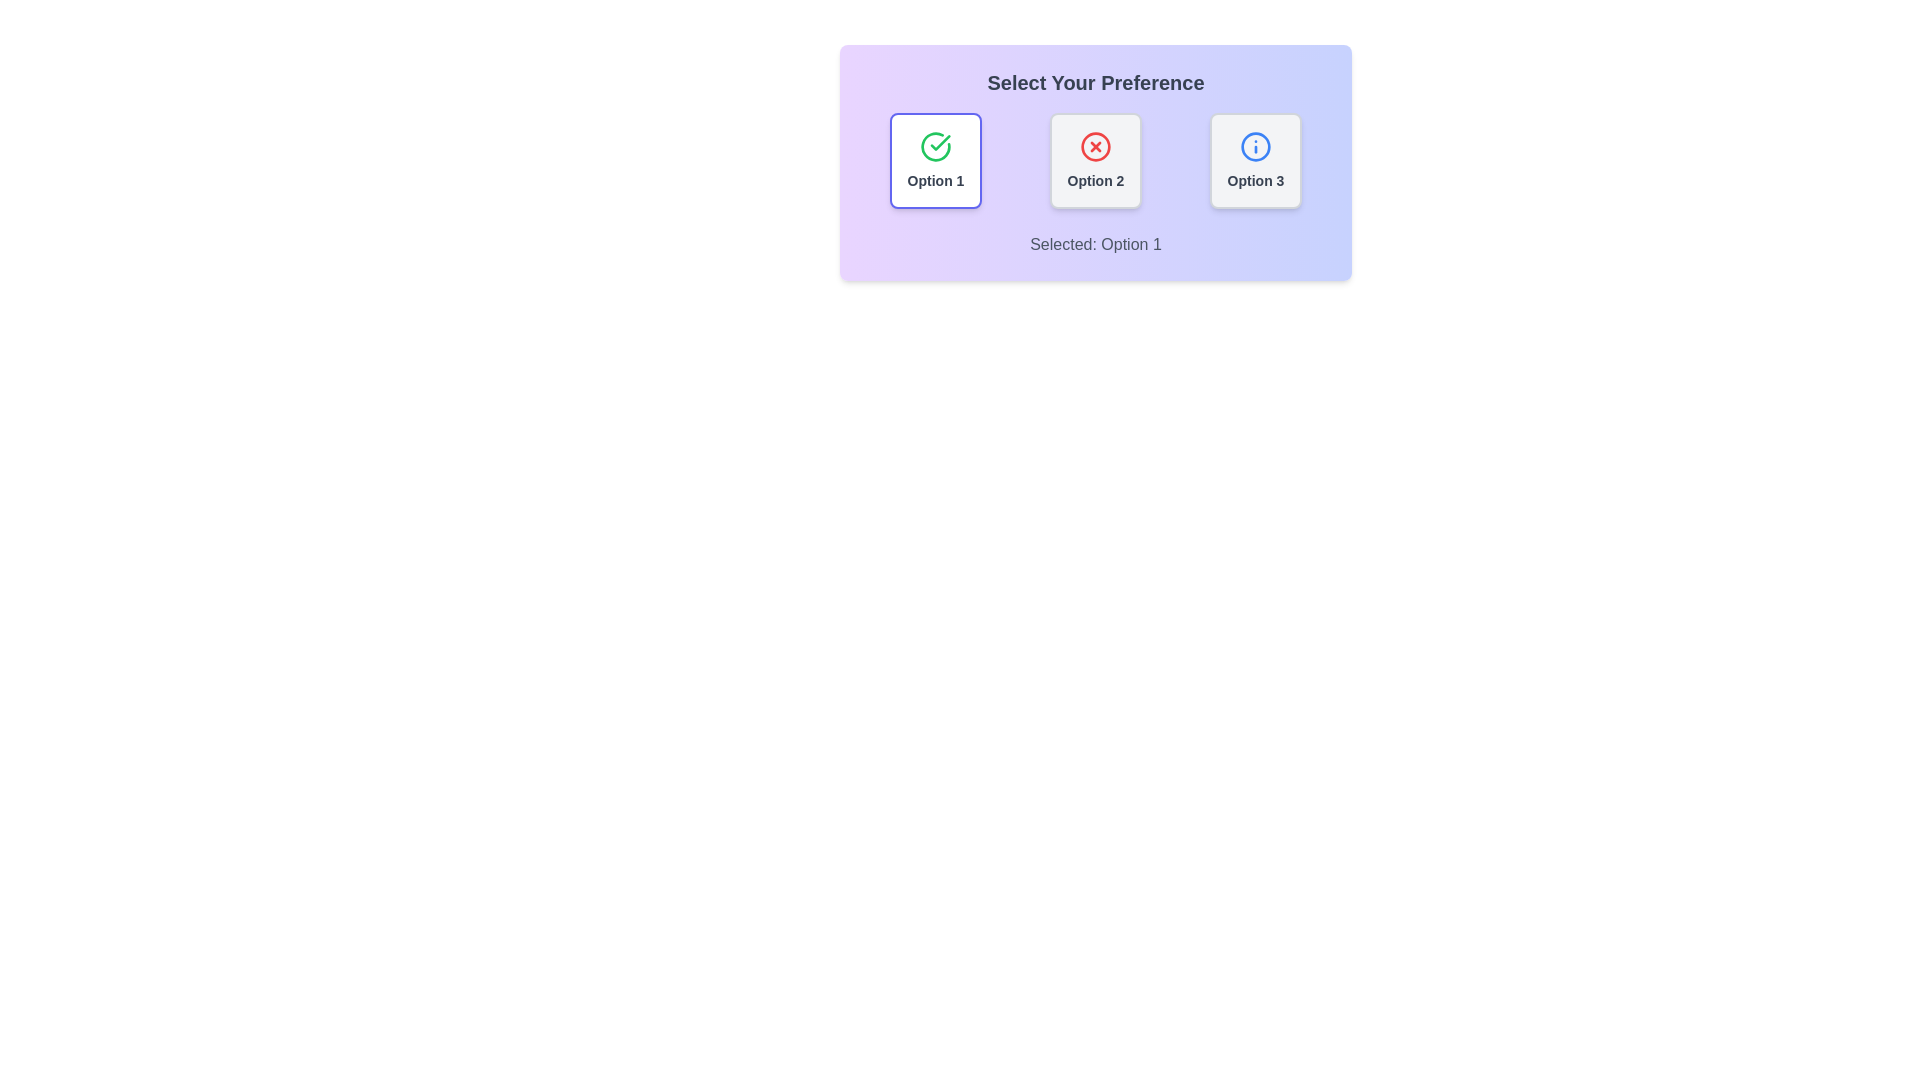  I want to click on the button corresponding to Option 1 to select it, so click(935, 160).